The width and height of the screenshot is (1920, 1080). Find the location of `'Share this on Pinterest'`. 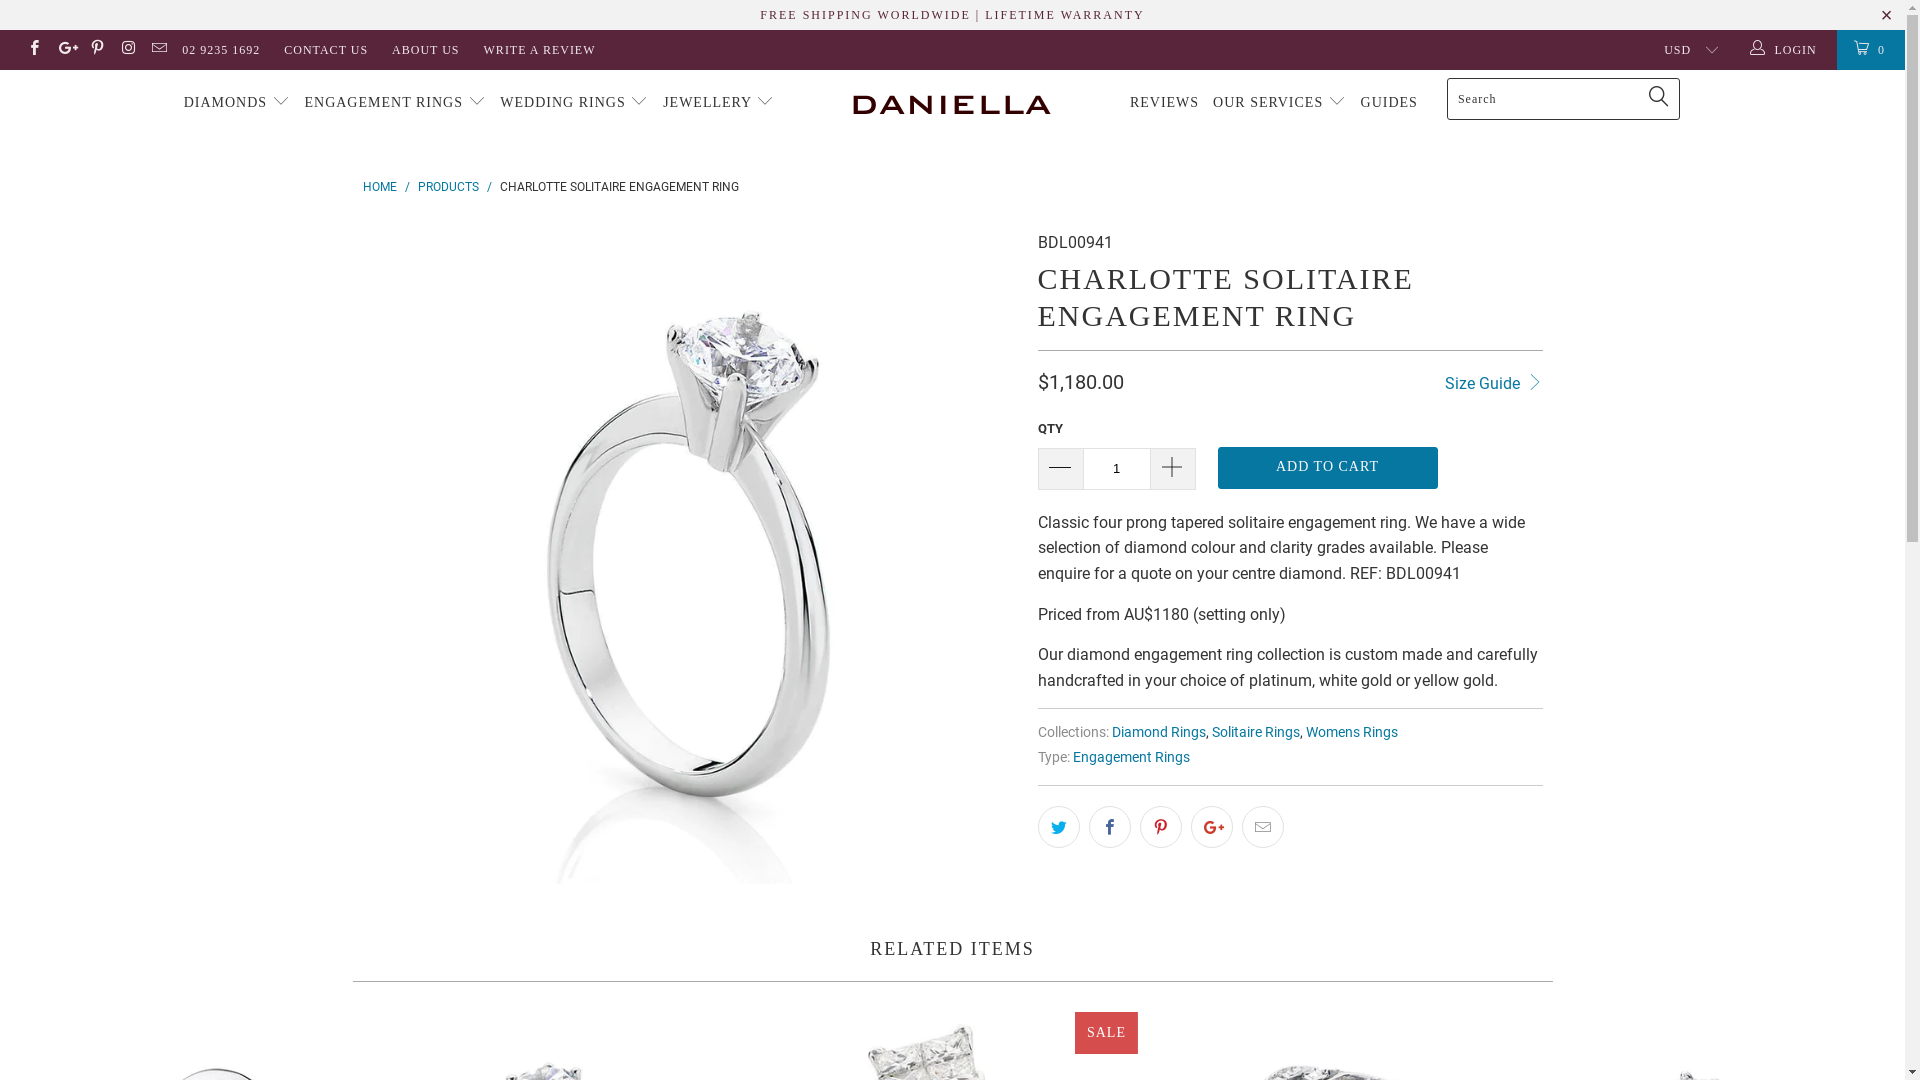

'Share this on Pinterest' is located at coordinates (1161, 826).